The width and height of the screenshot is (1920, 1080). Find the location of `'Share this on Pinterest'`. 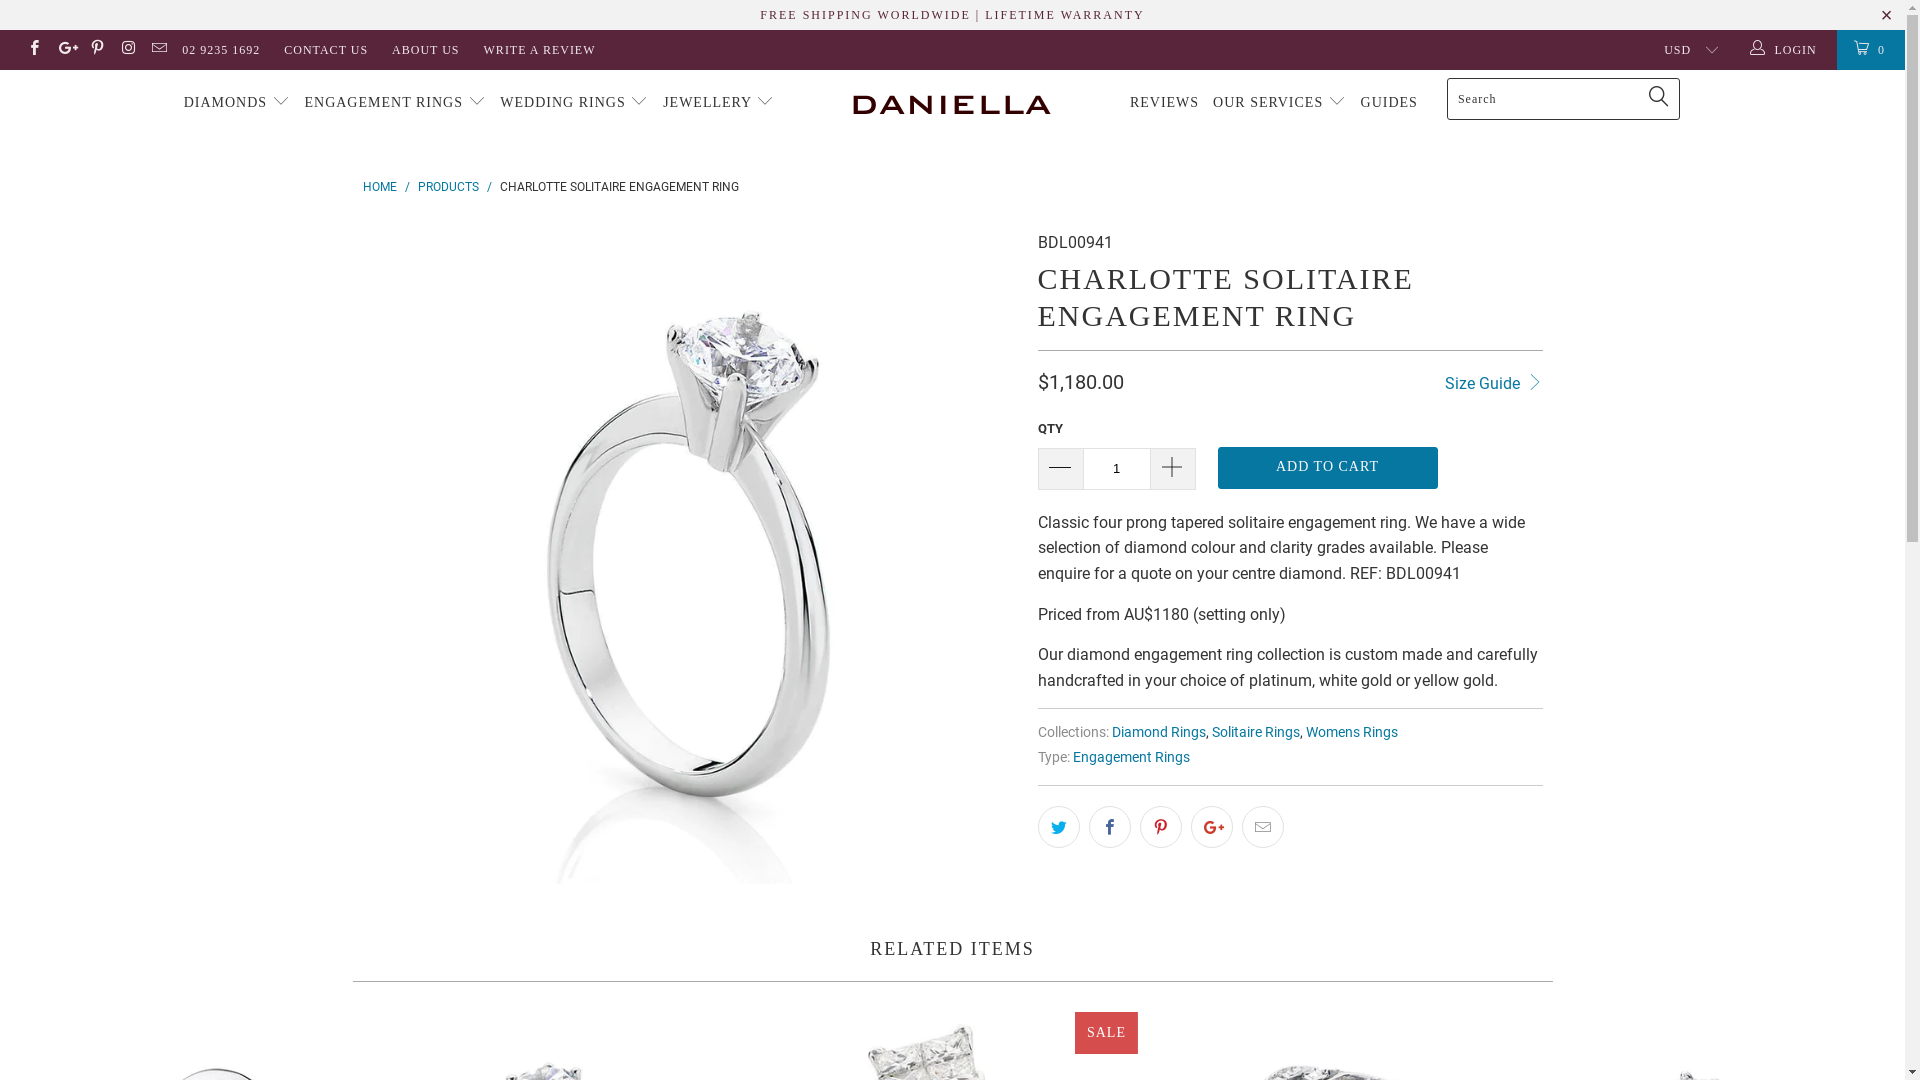

'Share this on Pinterest' is located at coordinates (1161, 826).